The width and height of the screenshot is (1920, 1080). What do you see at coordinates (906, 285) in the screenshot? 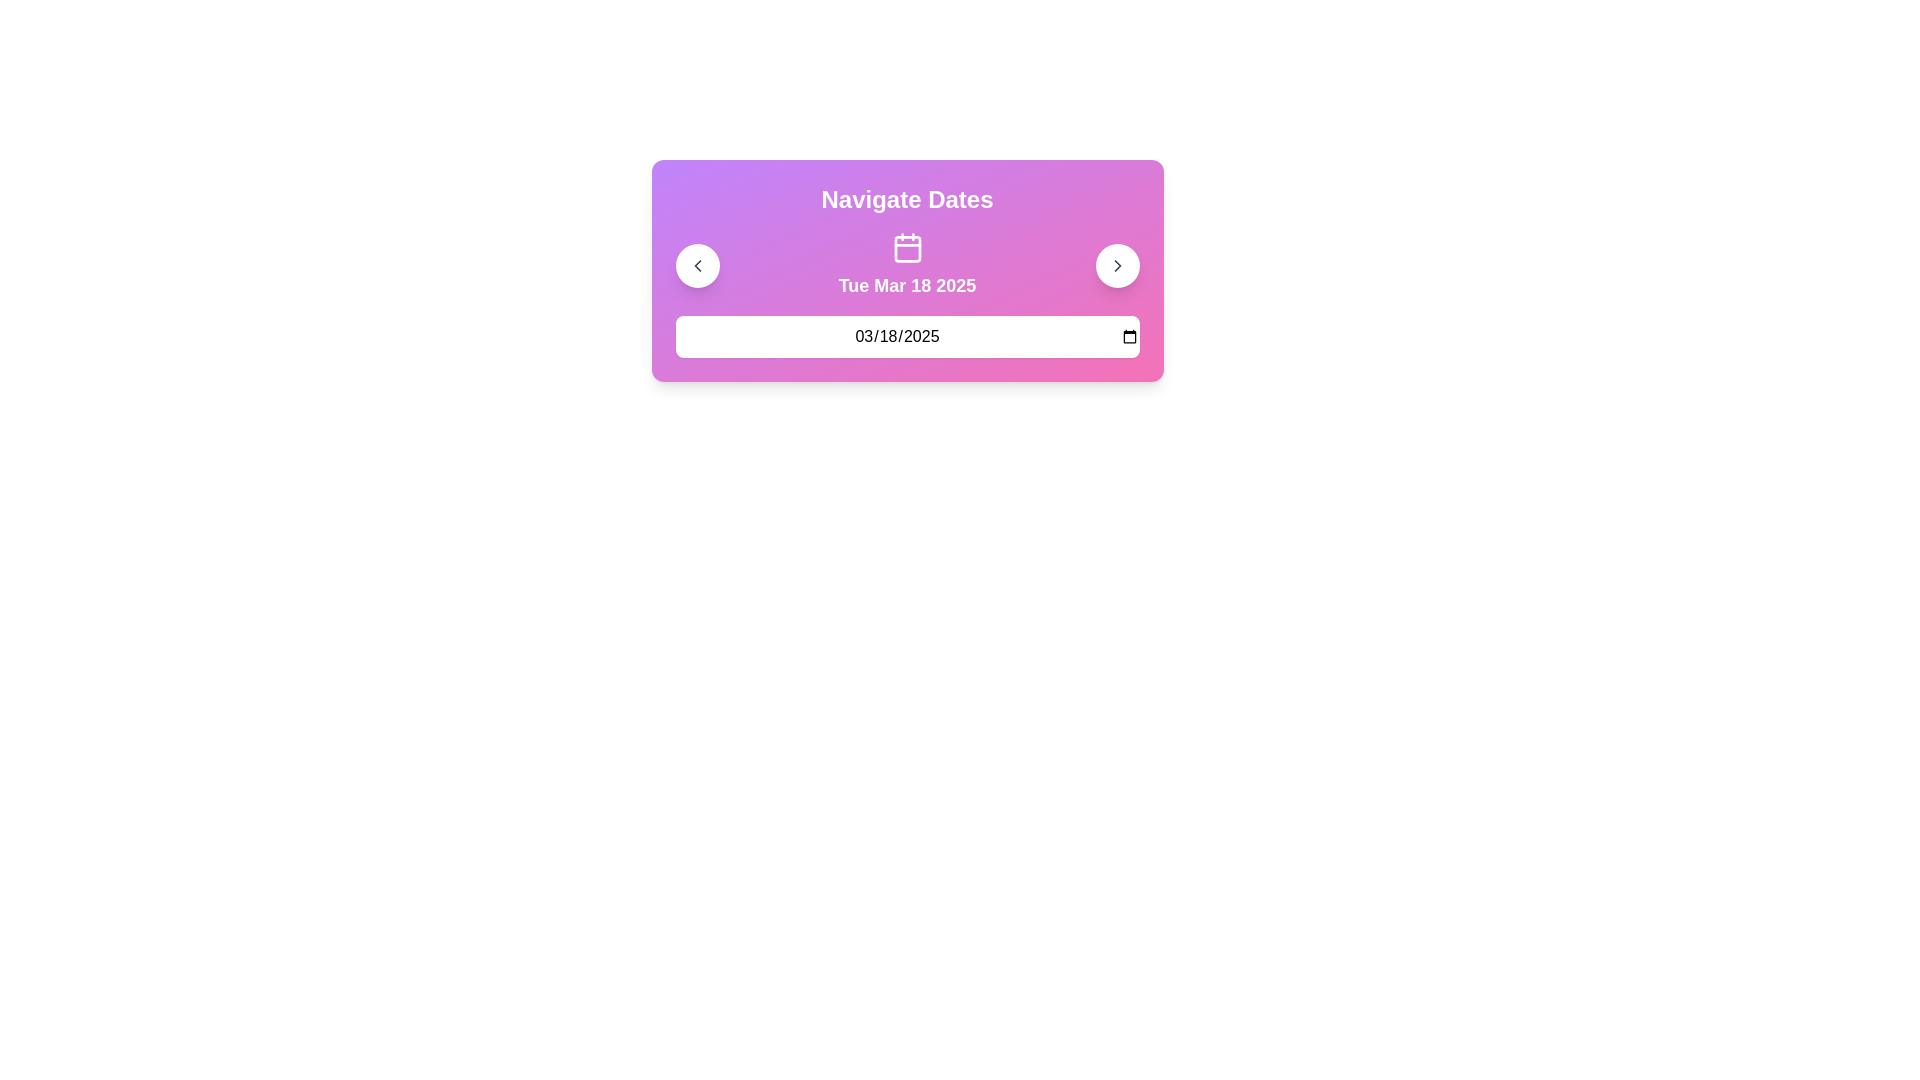
I see `the text label that displays the currently active date, located under the calendar icon in the 'Navigate Dates' panel` at bounding box center [906, 285].